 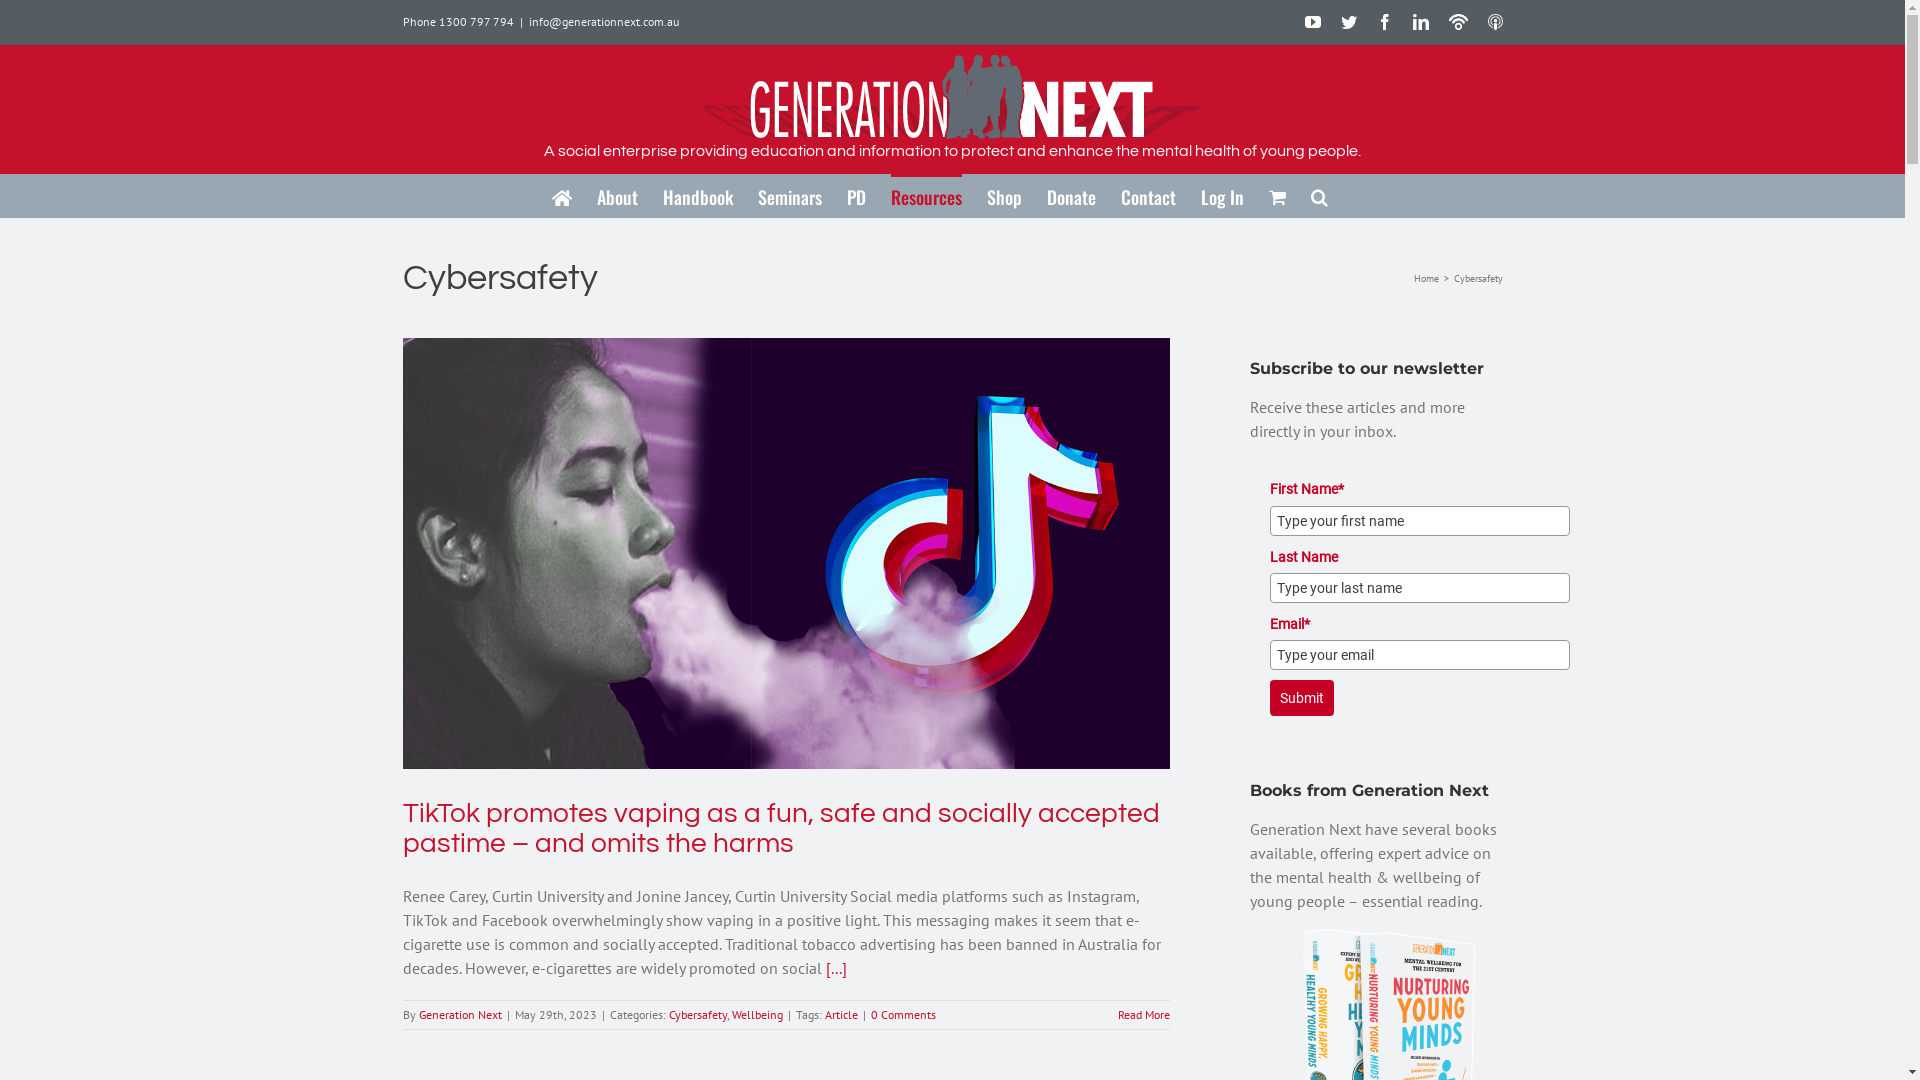 I want to click on 'YouTube', so click(x=1313, y=22).